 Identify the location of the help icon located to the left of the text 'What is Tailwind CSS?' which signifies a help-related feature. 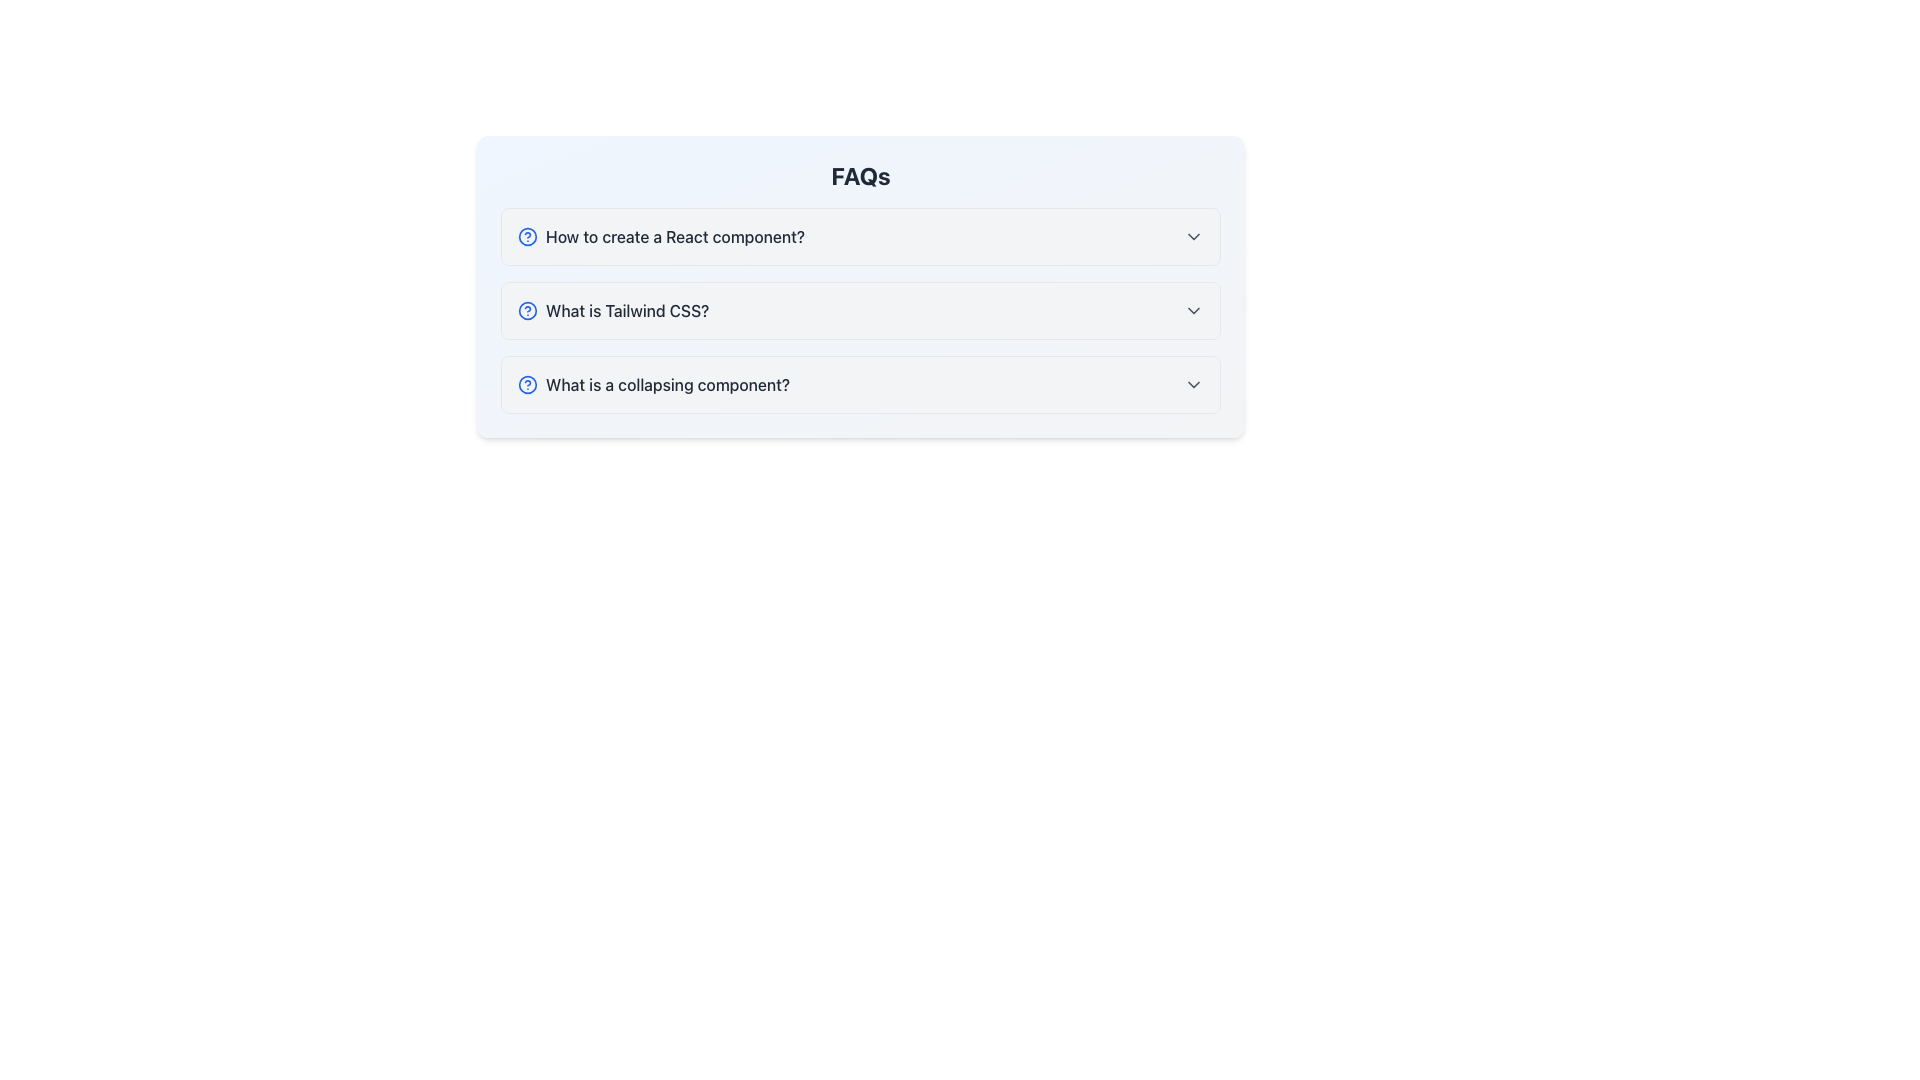
(528, 311).